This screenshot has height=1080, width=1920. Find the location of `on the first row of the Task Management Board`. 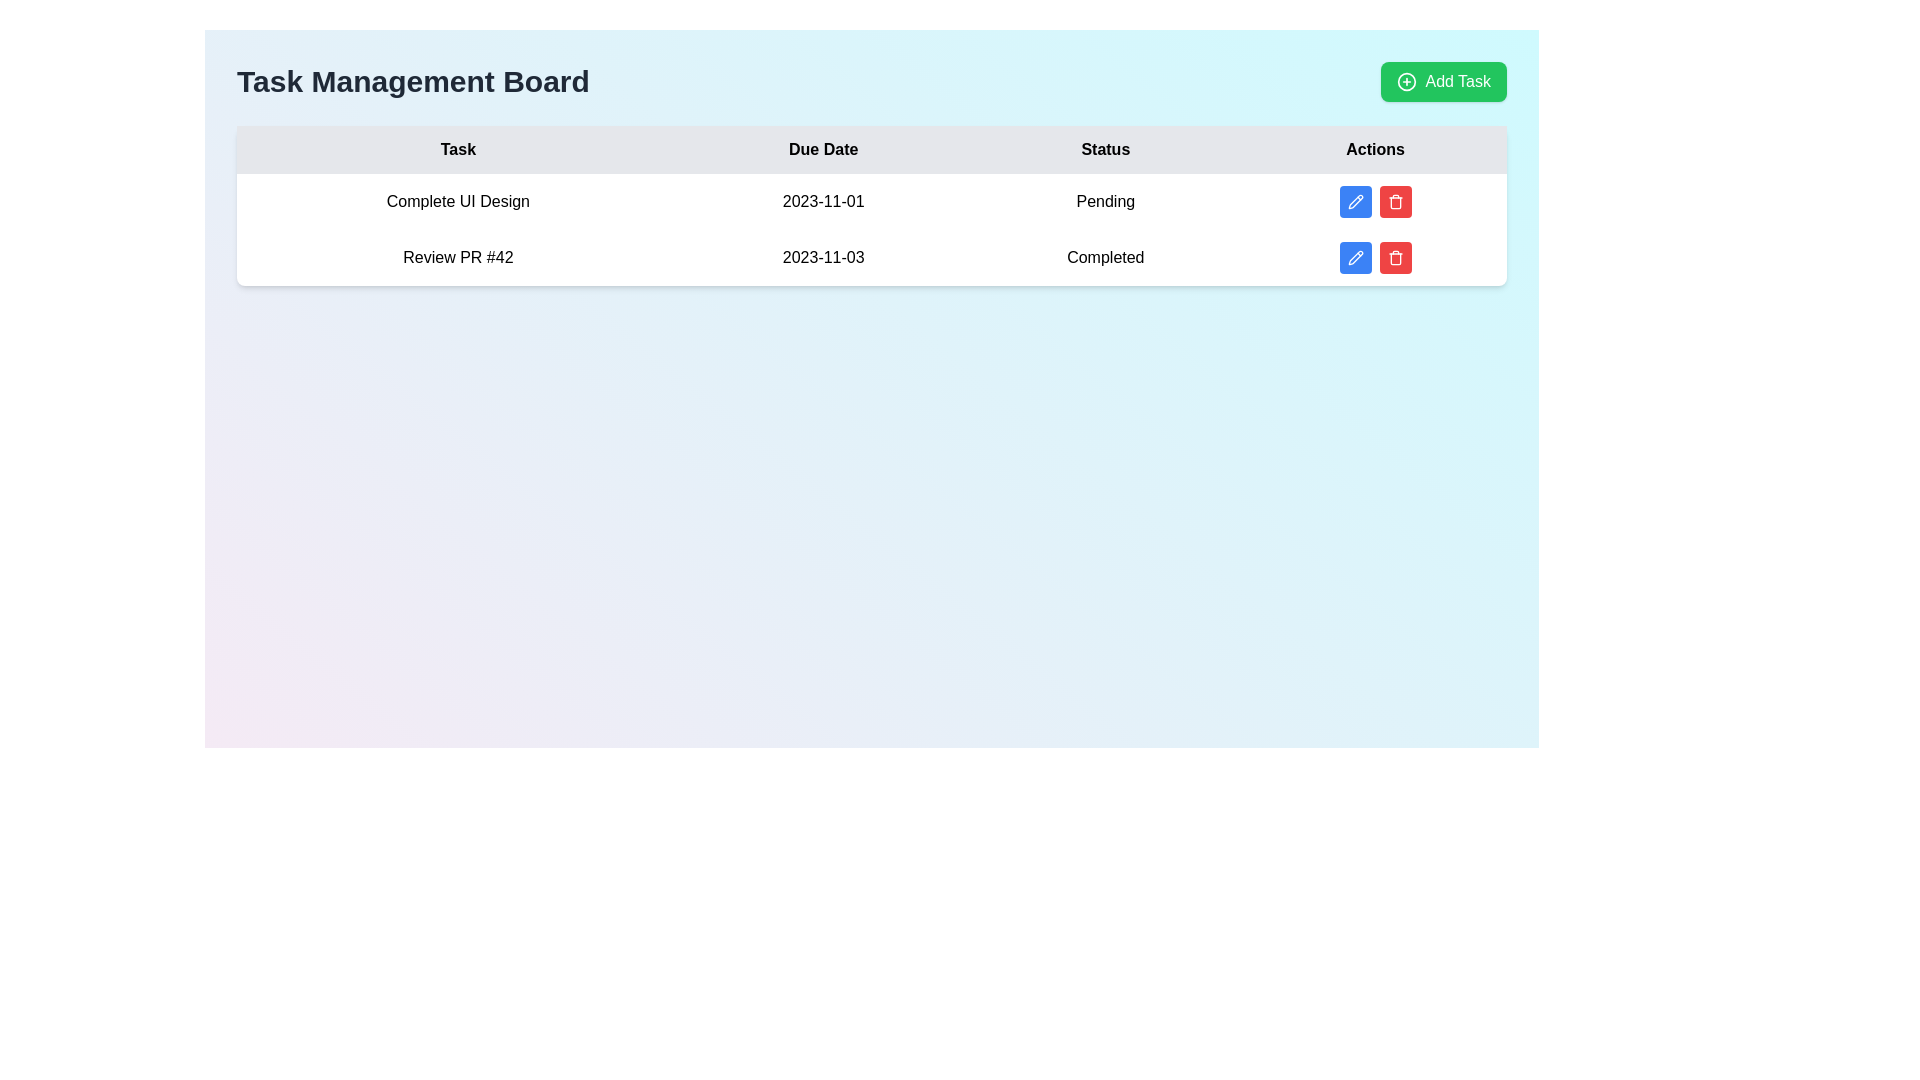

on the first row of the Task Management Board is located at coordinates (872, 201).